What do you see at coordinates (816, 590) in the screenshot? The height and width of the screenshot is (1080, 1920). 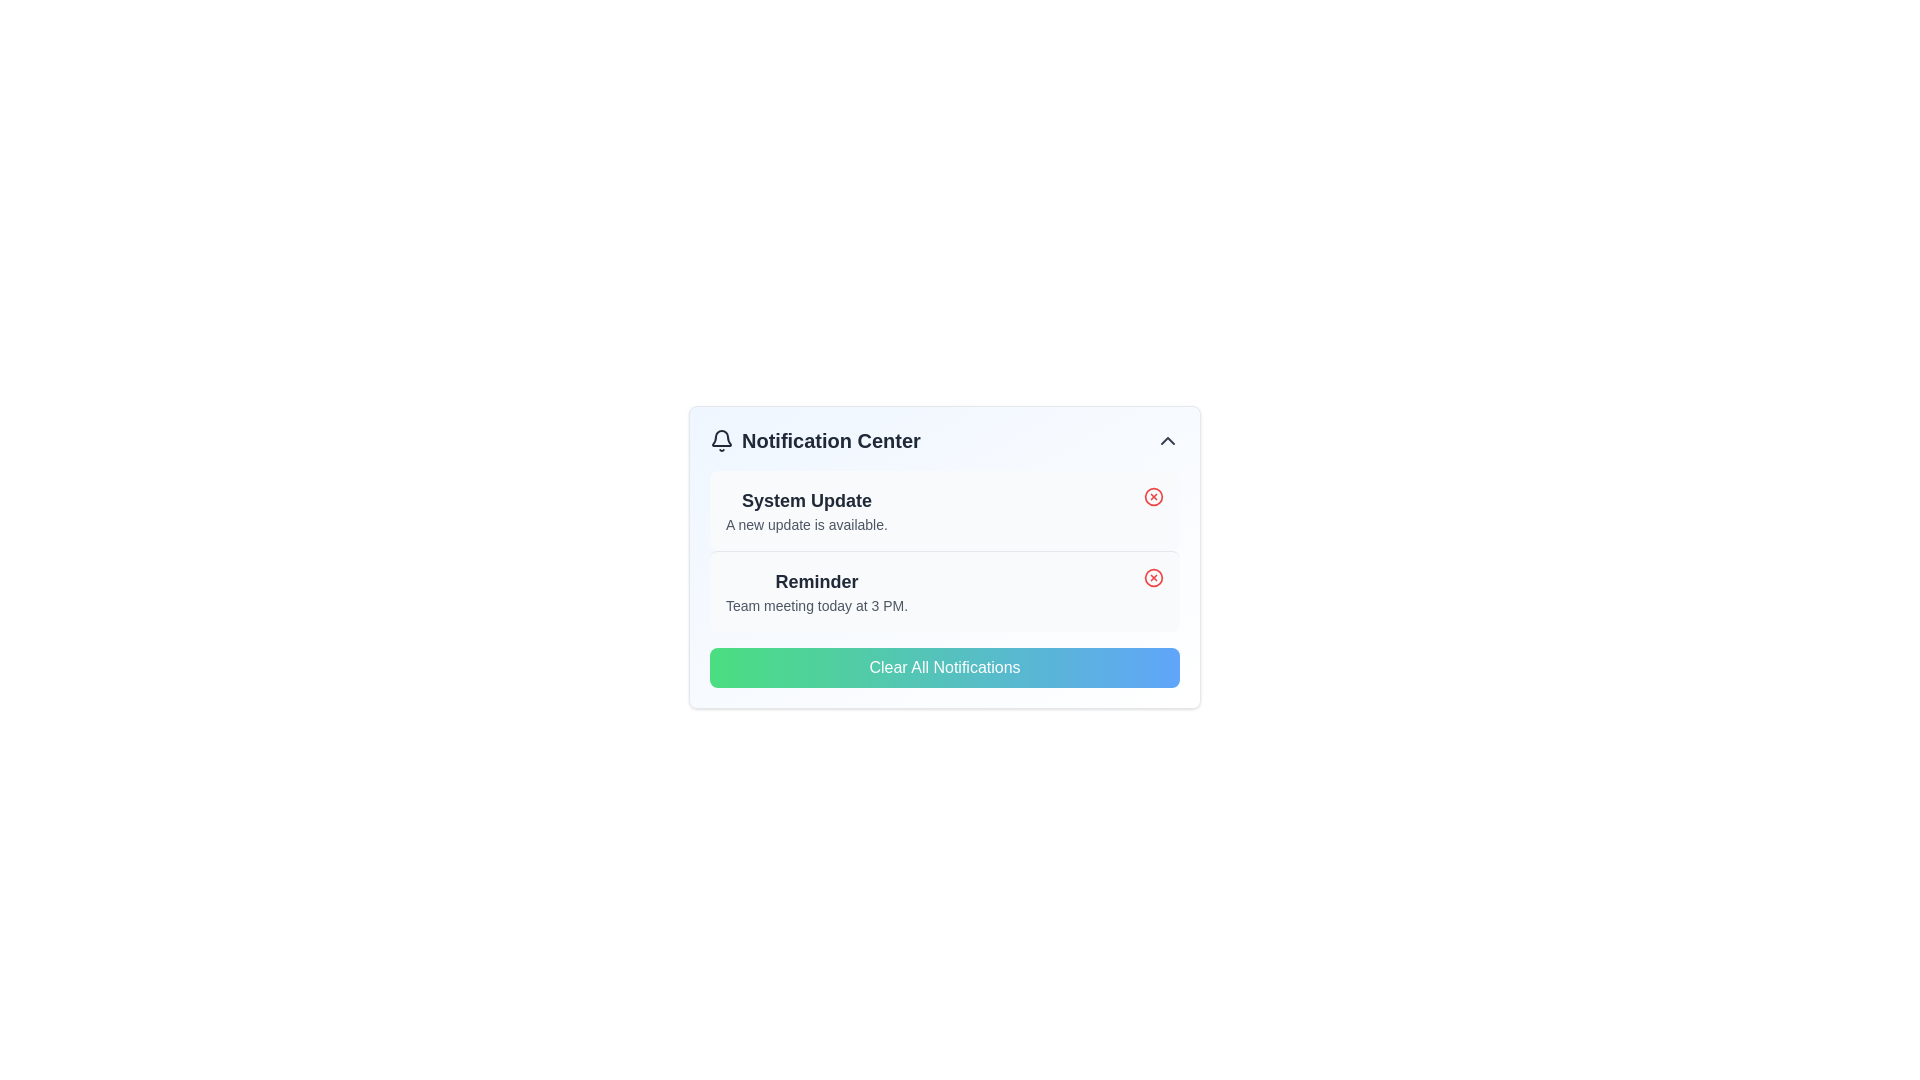 I see `the 'Reminder' text block in the second notification card of the Notification Center to interact with it` at bounding box center [816, 590].